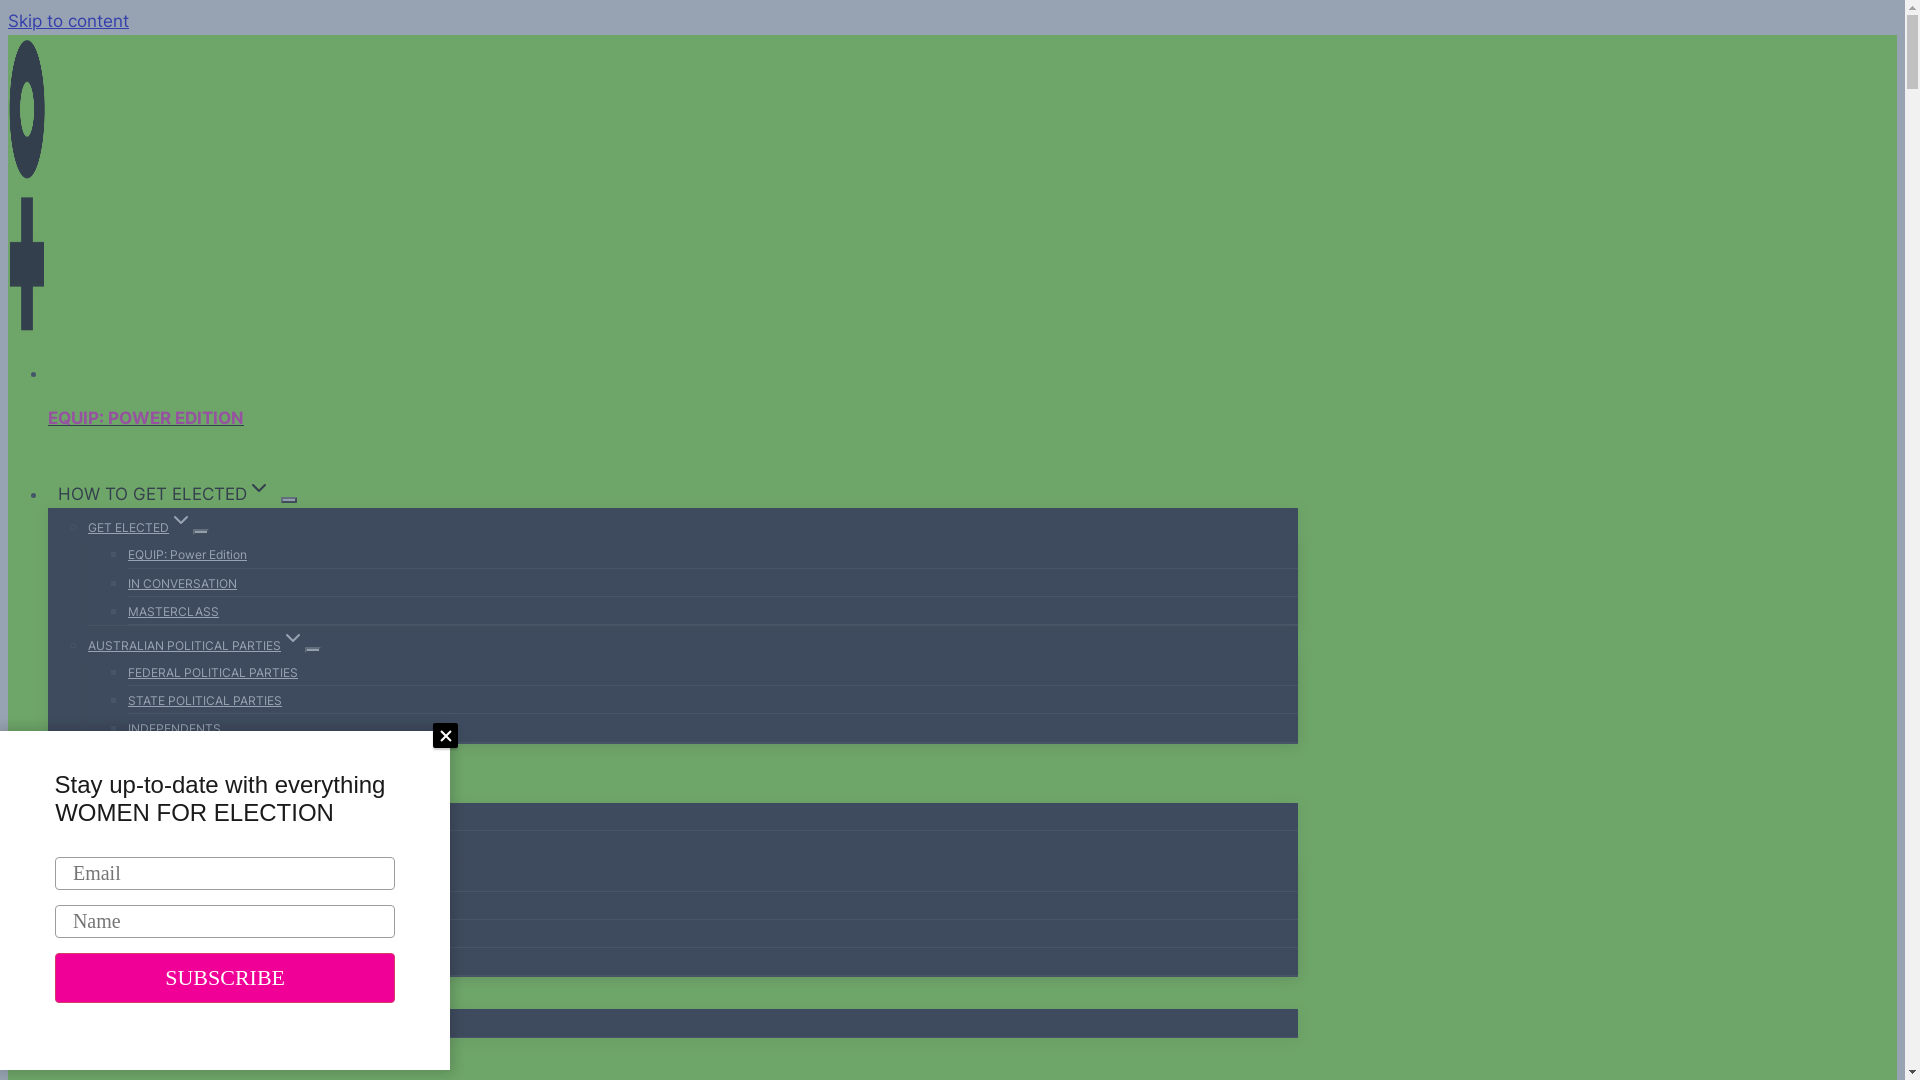  Describe the element at coordinates (68, 20) in the screenshot. I see `'Skip to content'` at that location.